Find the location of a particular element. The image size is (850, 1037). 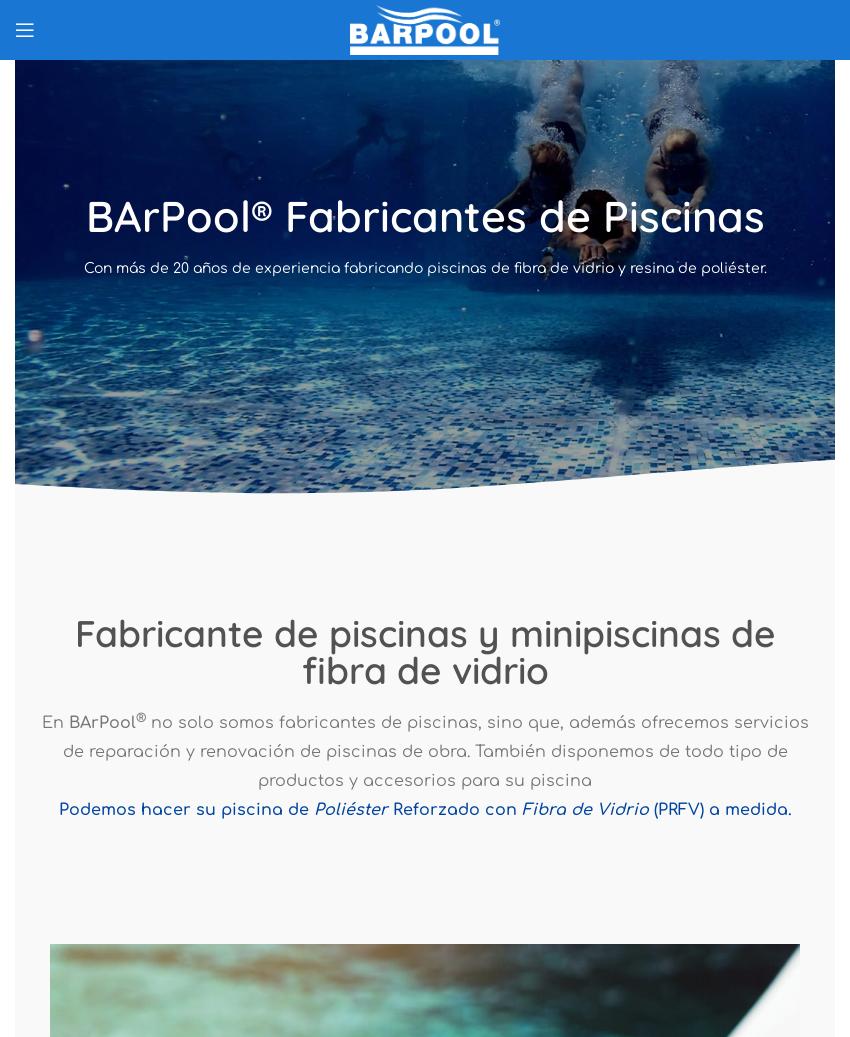

'Podemos hacer su piscina de' is located at coordinates (184, 808).